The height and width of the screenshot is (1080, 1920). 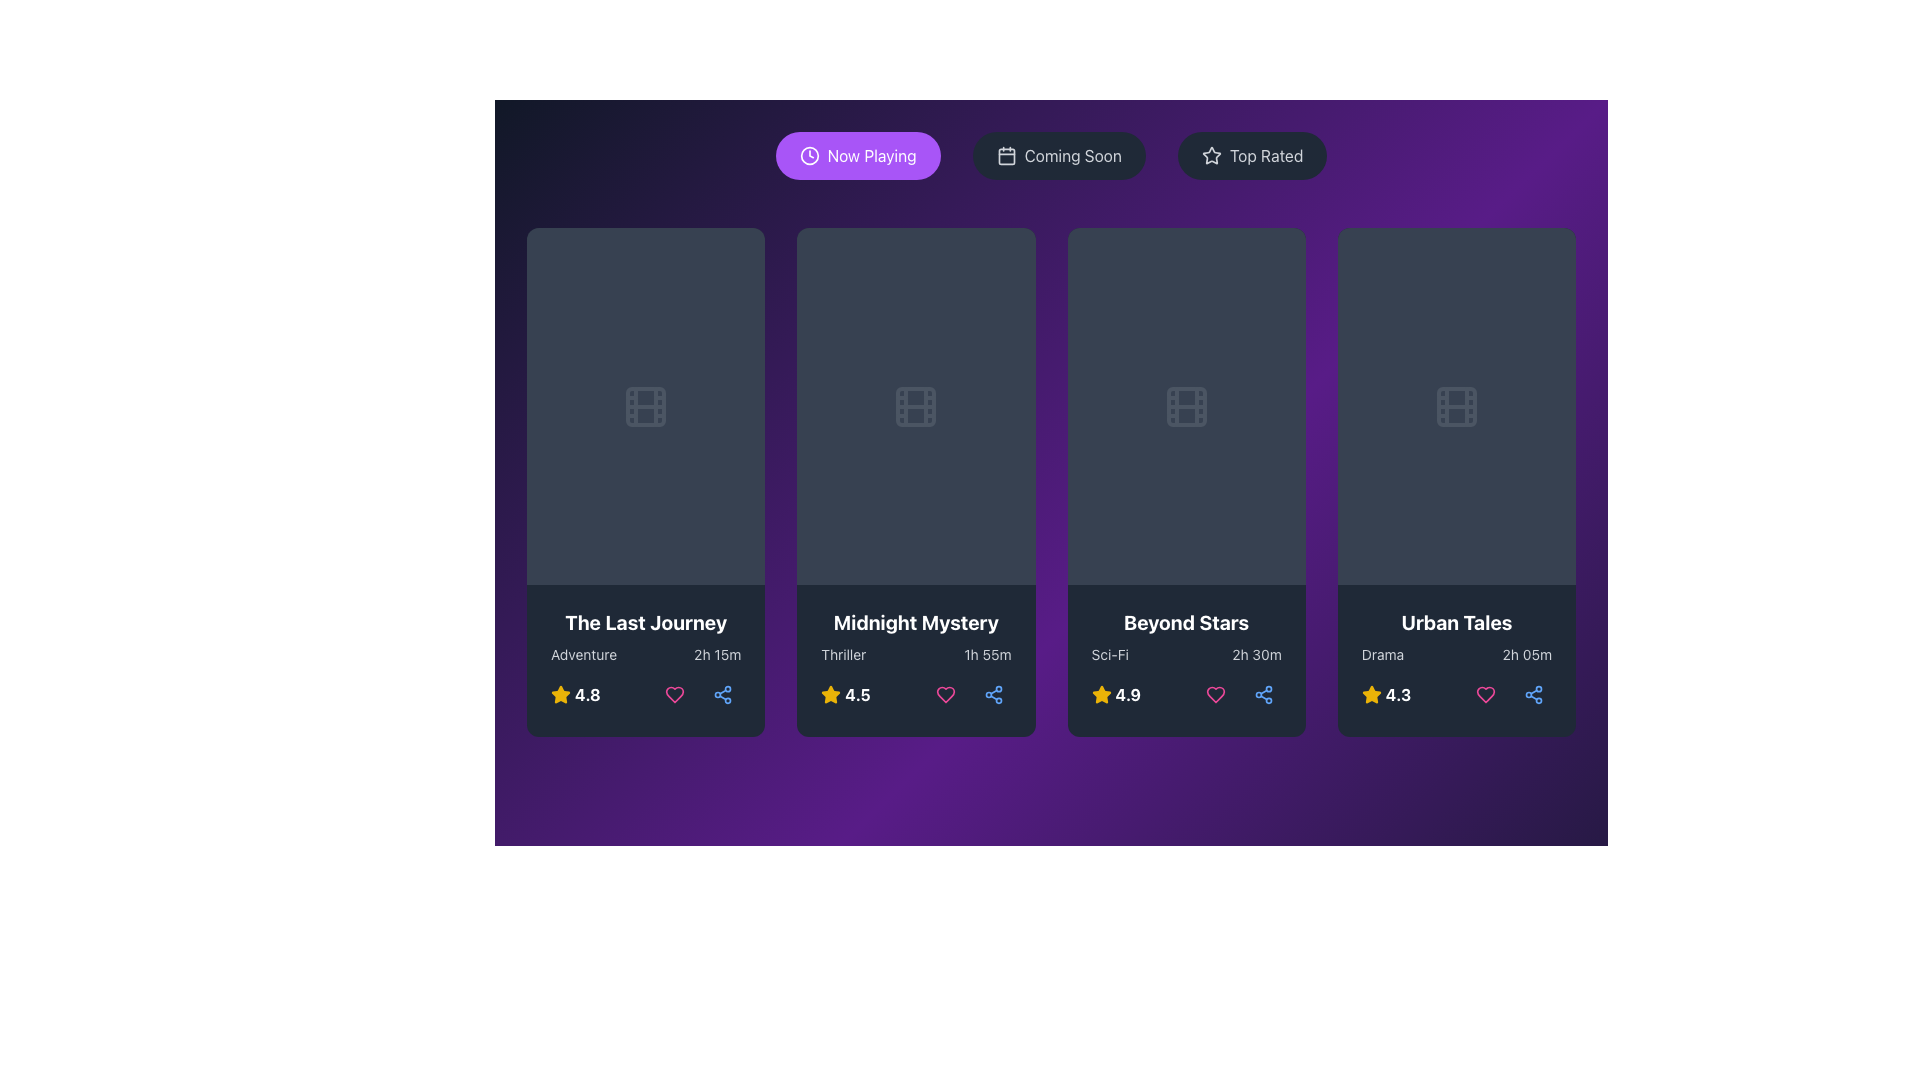 I want to click on the text label that indicates the genre of the movie on the 'Urban Tales' card, located at the lower-left corner under the movie title, so click(x=1381, y=655).